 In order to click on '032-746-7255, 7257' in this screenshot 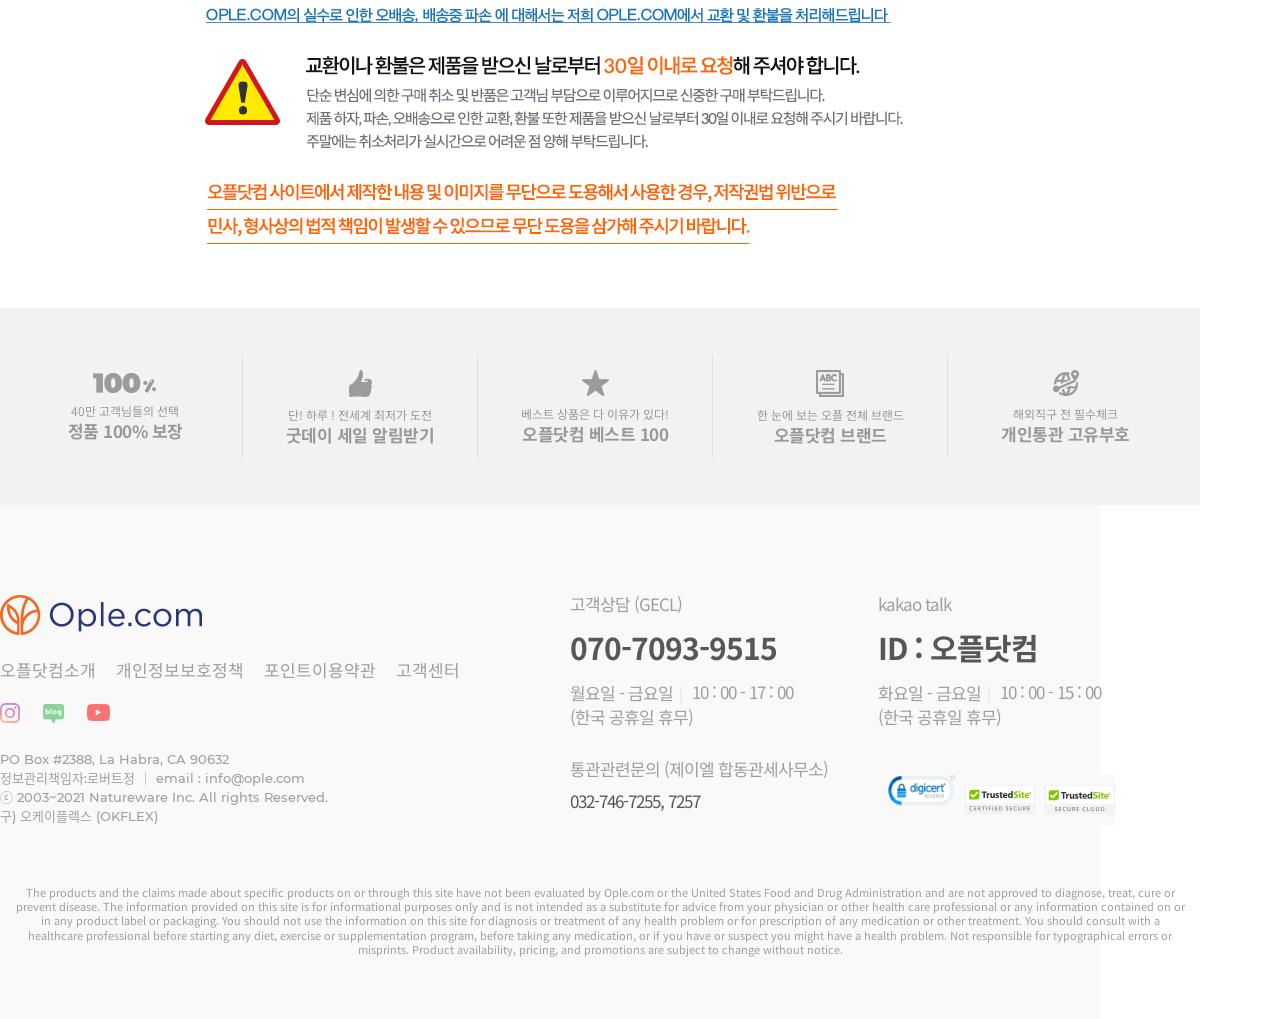, I will do `click(634, 799)`.